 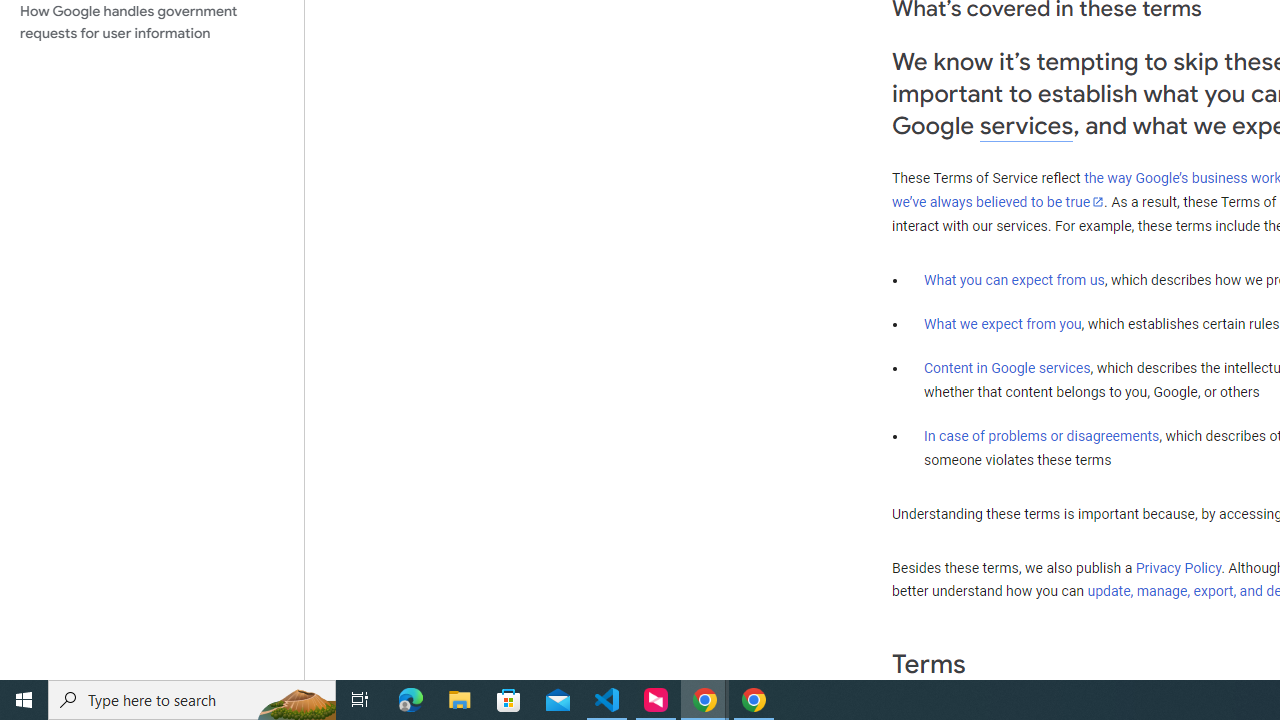 What do you see at coordinates (1002, 323) in the screenshot?
I see `'What we expect from you'` at bounding box center [1002, 323].